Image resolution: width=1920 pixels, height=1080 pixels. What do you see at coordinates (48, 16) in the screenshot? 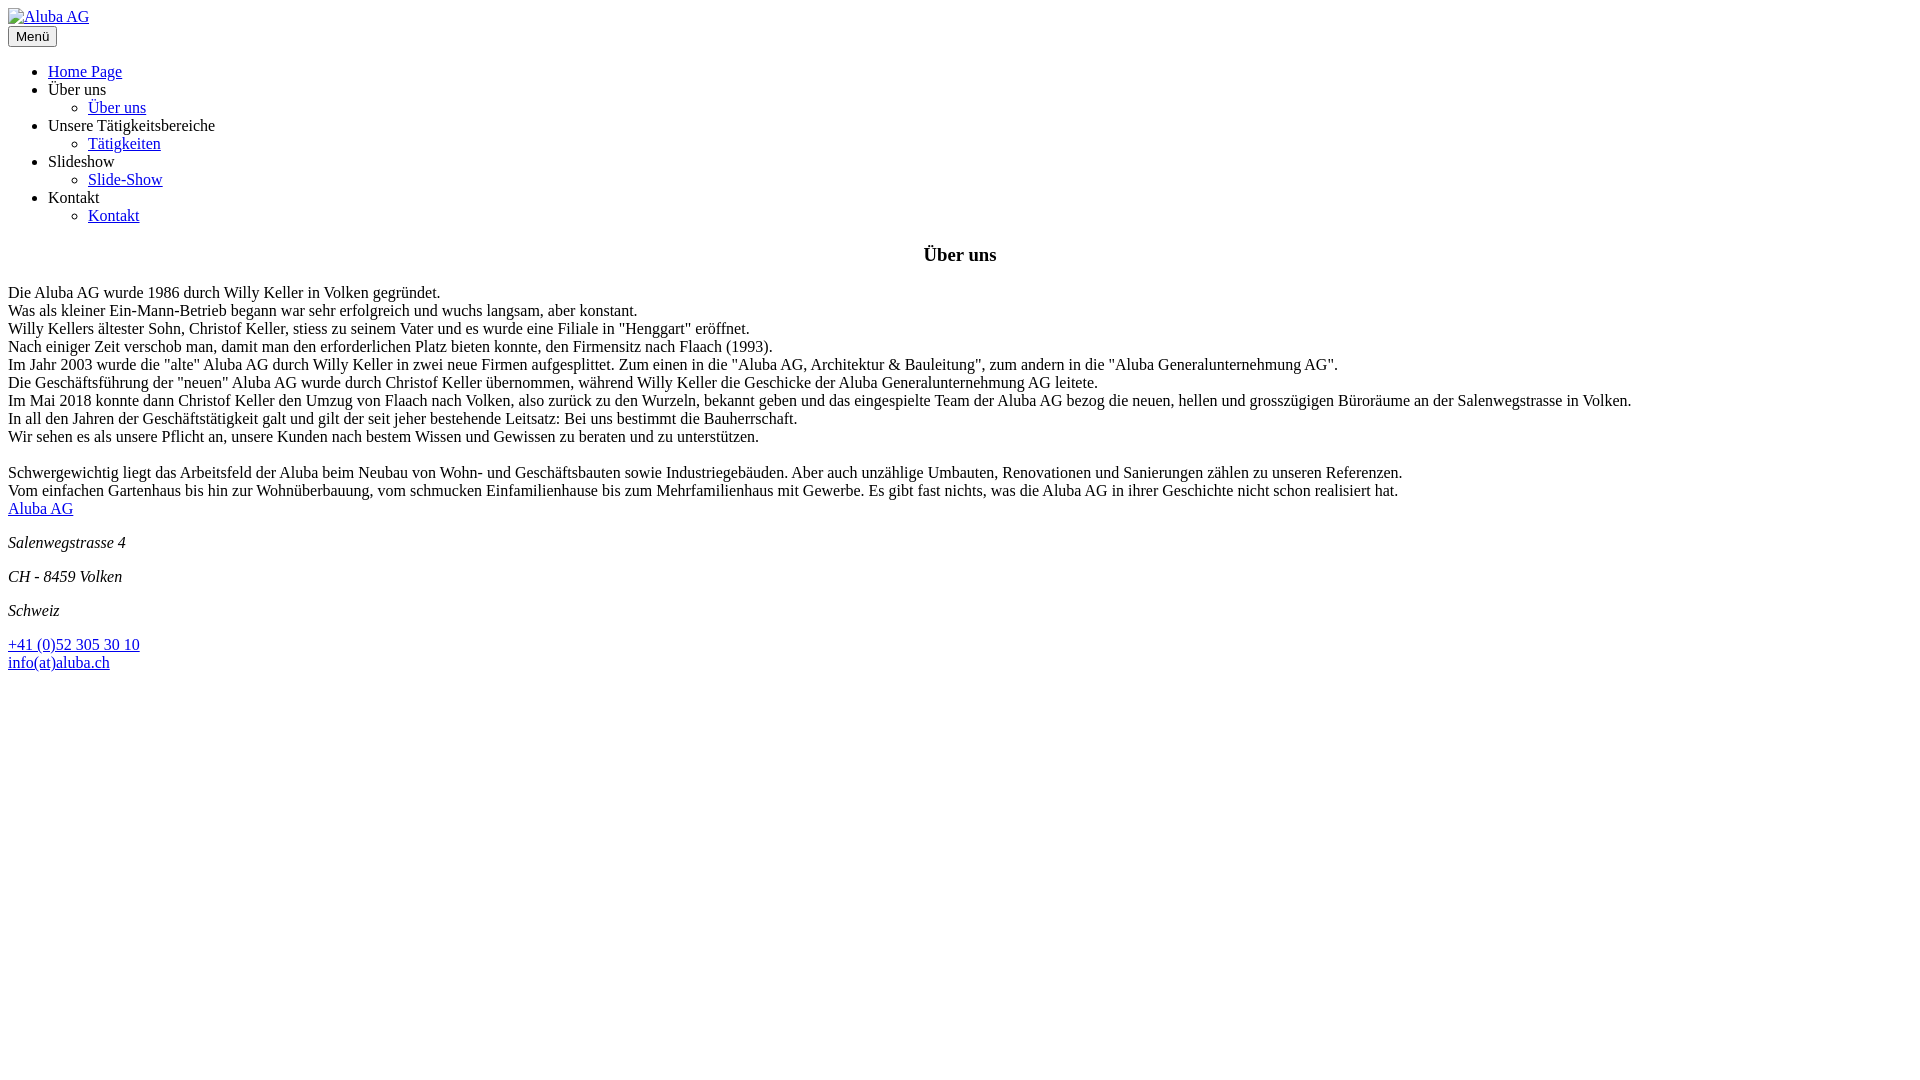
I see `'Aluba AG'` at bounding box center [48, 16].